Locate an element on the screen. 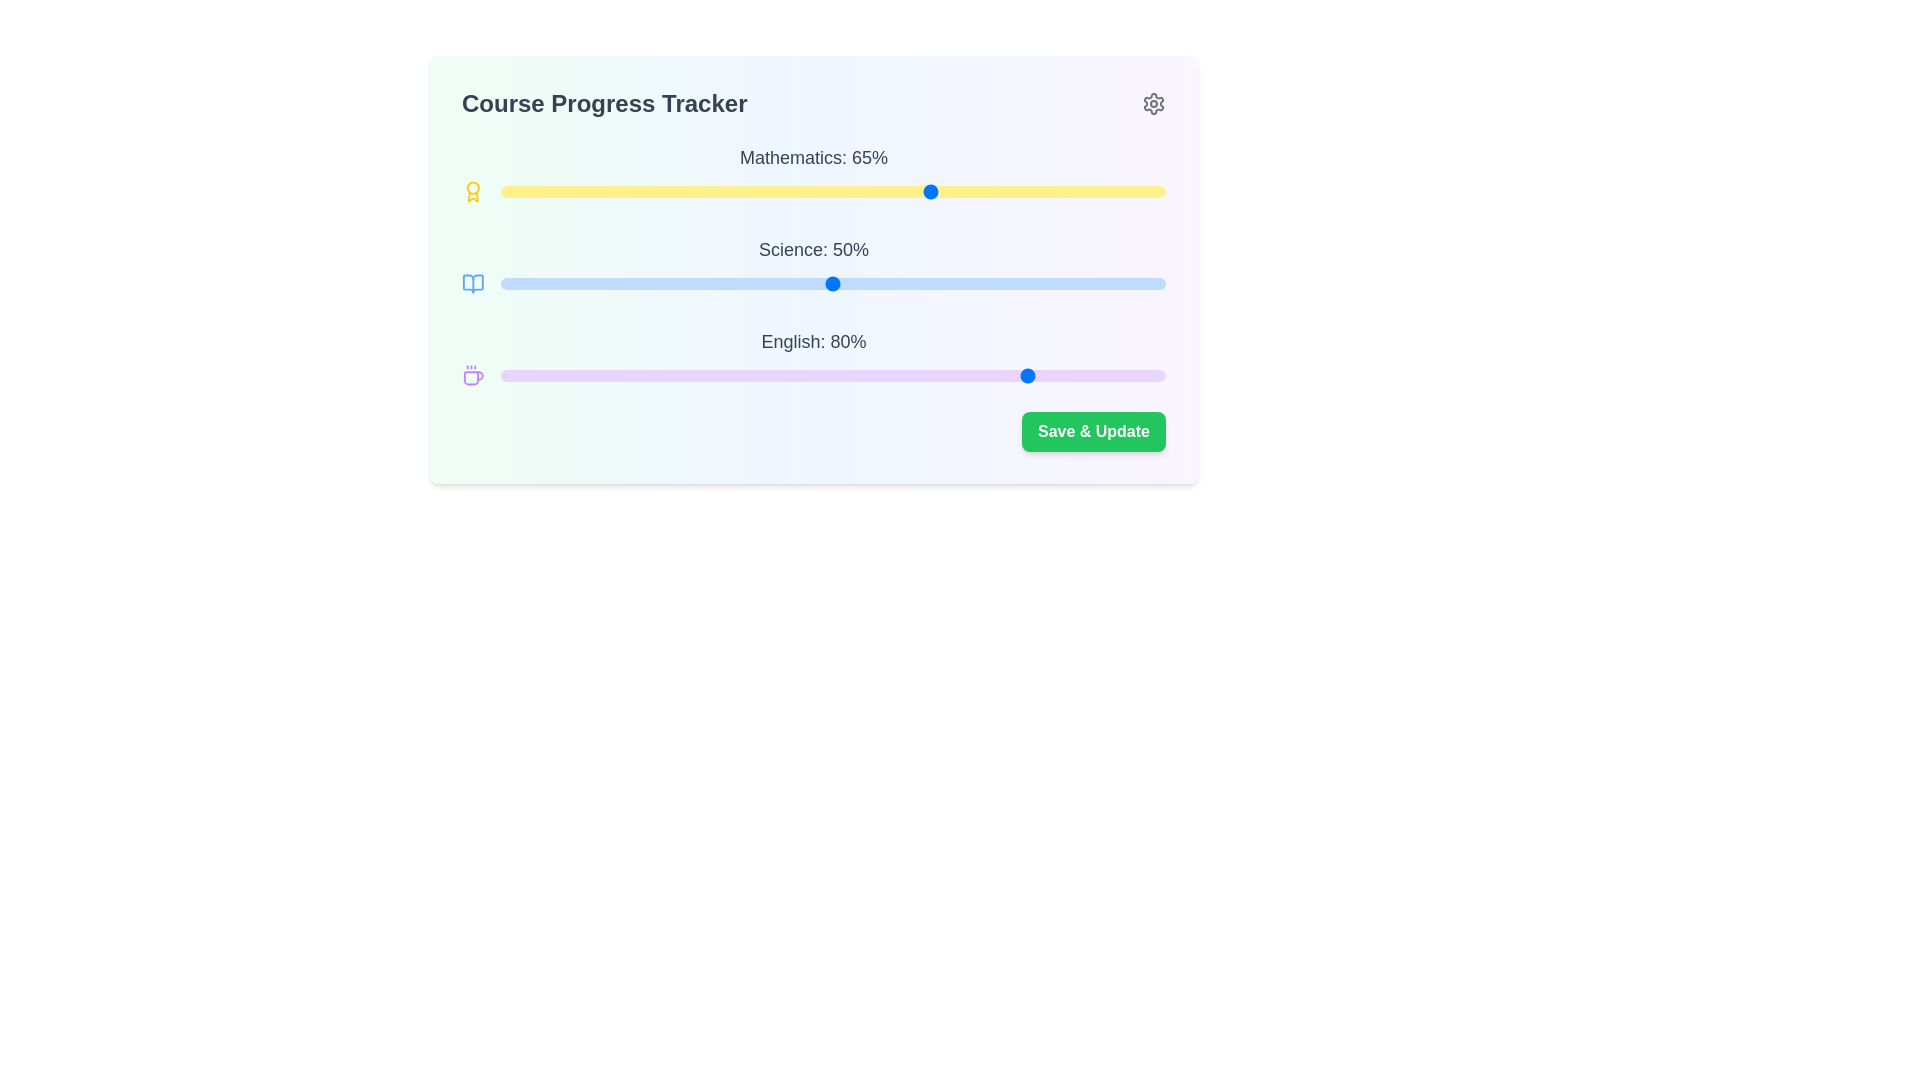 This screenshot has width=1920, height=1080. the mathematics progress slider is located at coordinates (533, 192).